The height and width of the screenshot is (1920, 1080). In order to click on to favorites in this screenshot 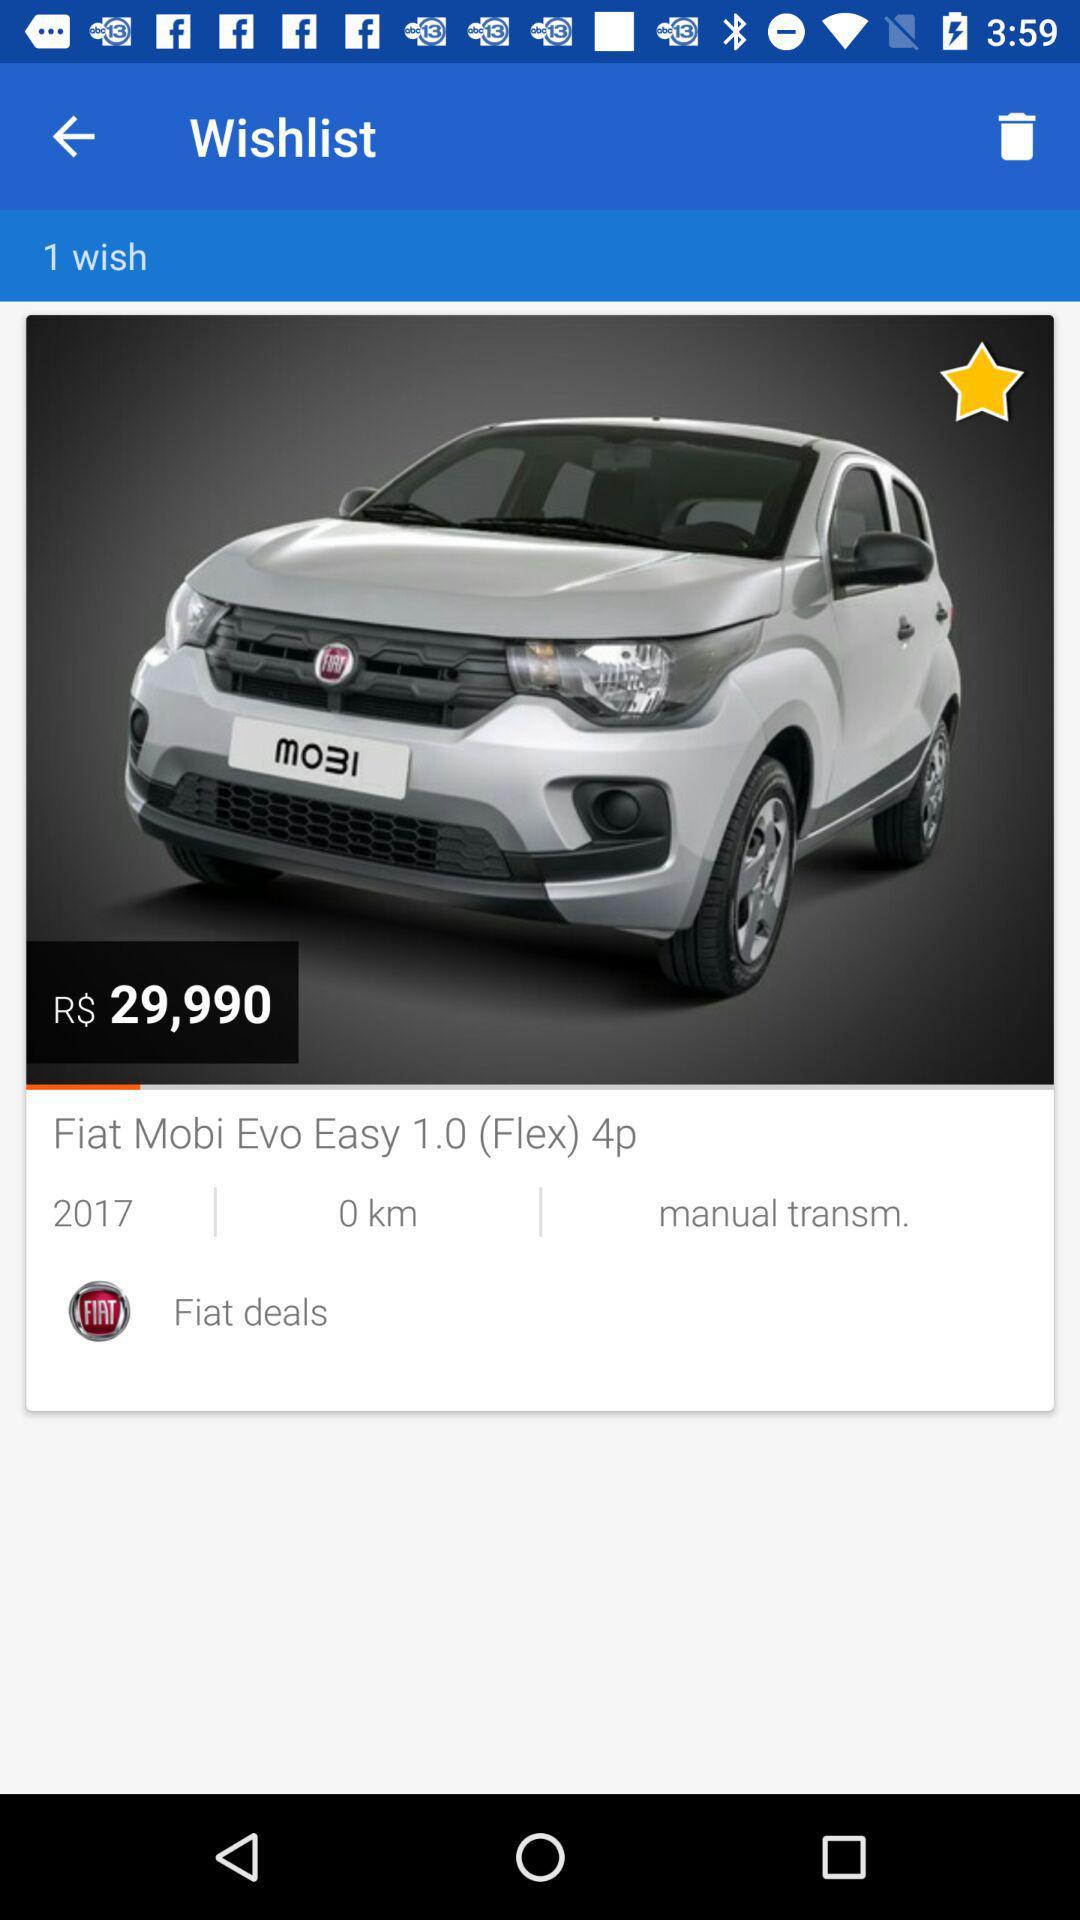, I will do `click(982, 381)`.